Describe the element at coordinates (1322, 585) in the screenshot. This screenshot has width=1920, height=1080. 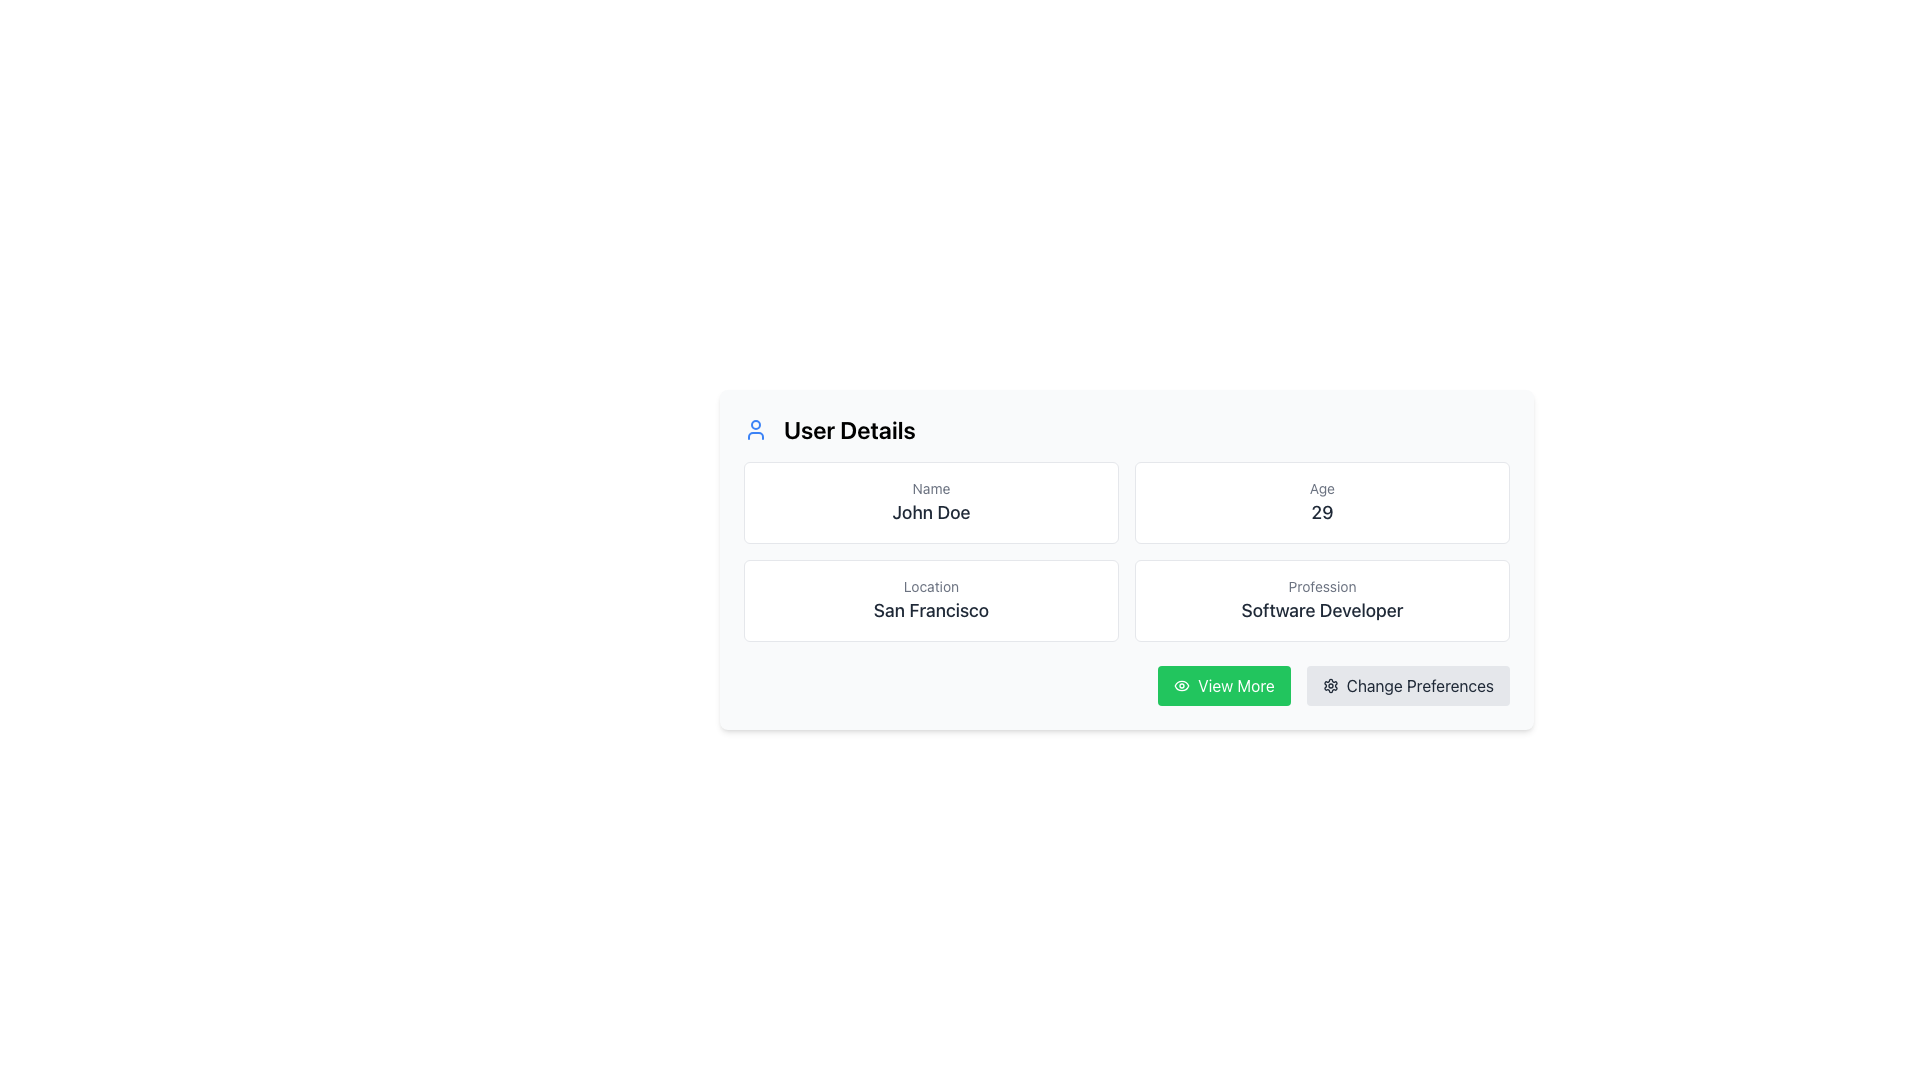
I see `the descriptive label that provides context for the profession details, located above the text 'Software Developer' in the bottom-right corner of the user detail sections` at that location.